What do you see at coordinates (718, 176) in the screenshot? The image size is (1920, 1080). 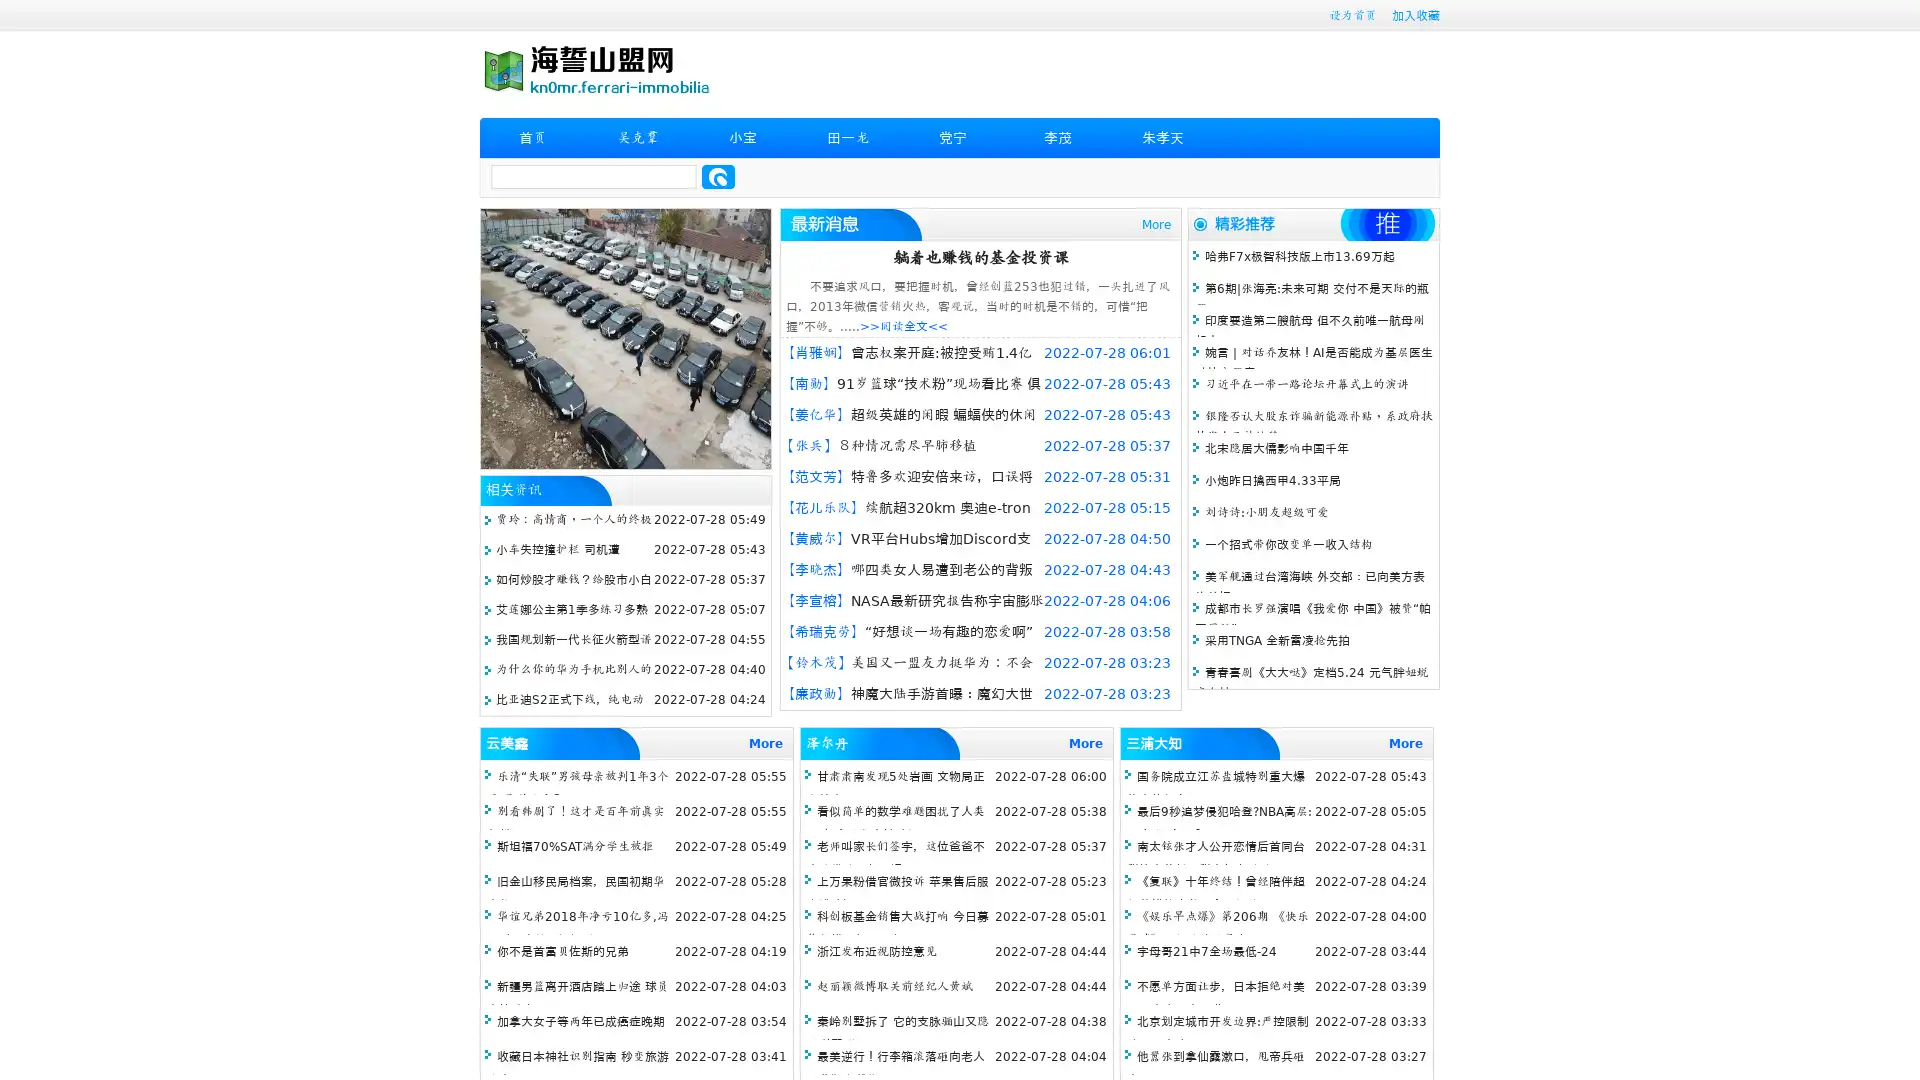 I see `Search` at bounding box center [718, 176].